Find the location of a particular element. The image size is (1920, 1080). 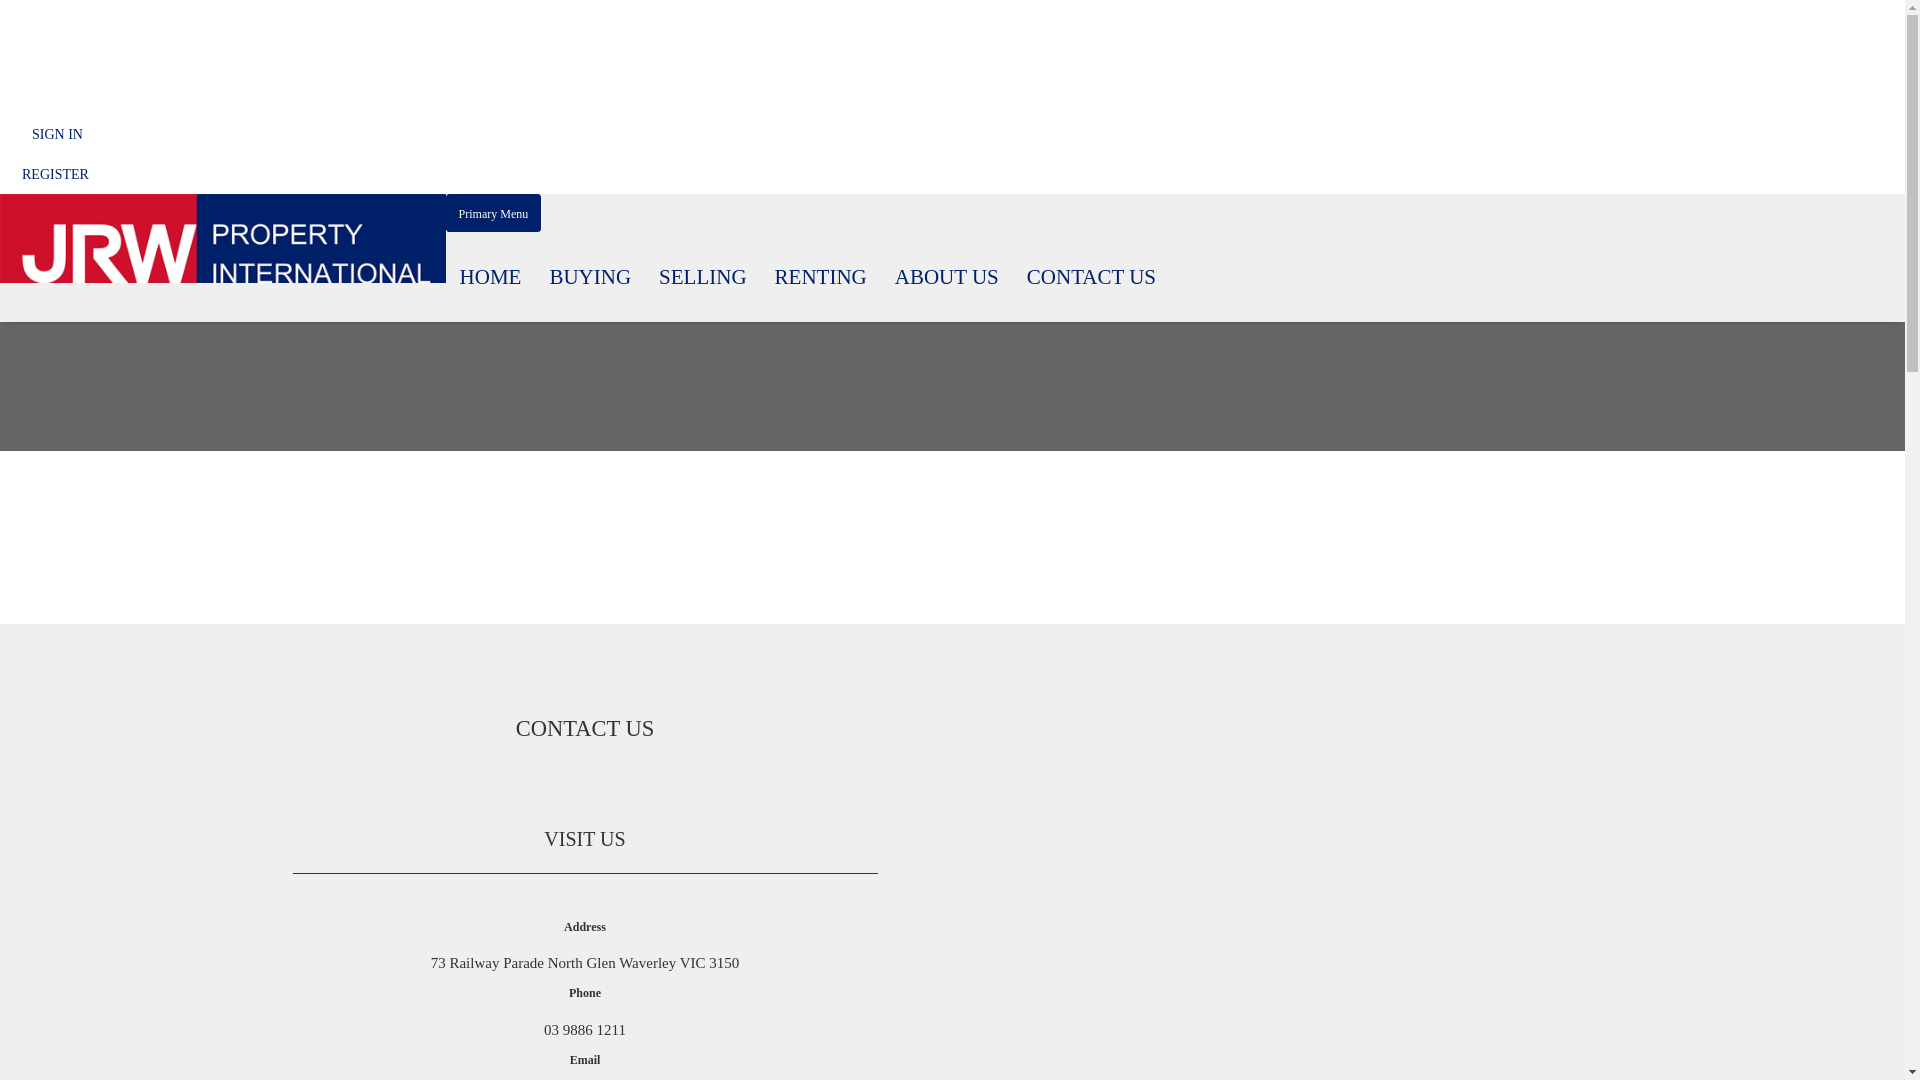

'ABOUT US' is located at coordinates (945, 277).